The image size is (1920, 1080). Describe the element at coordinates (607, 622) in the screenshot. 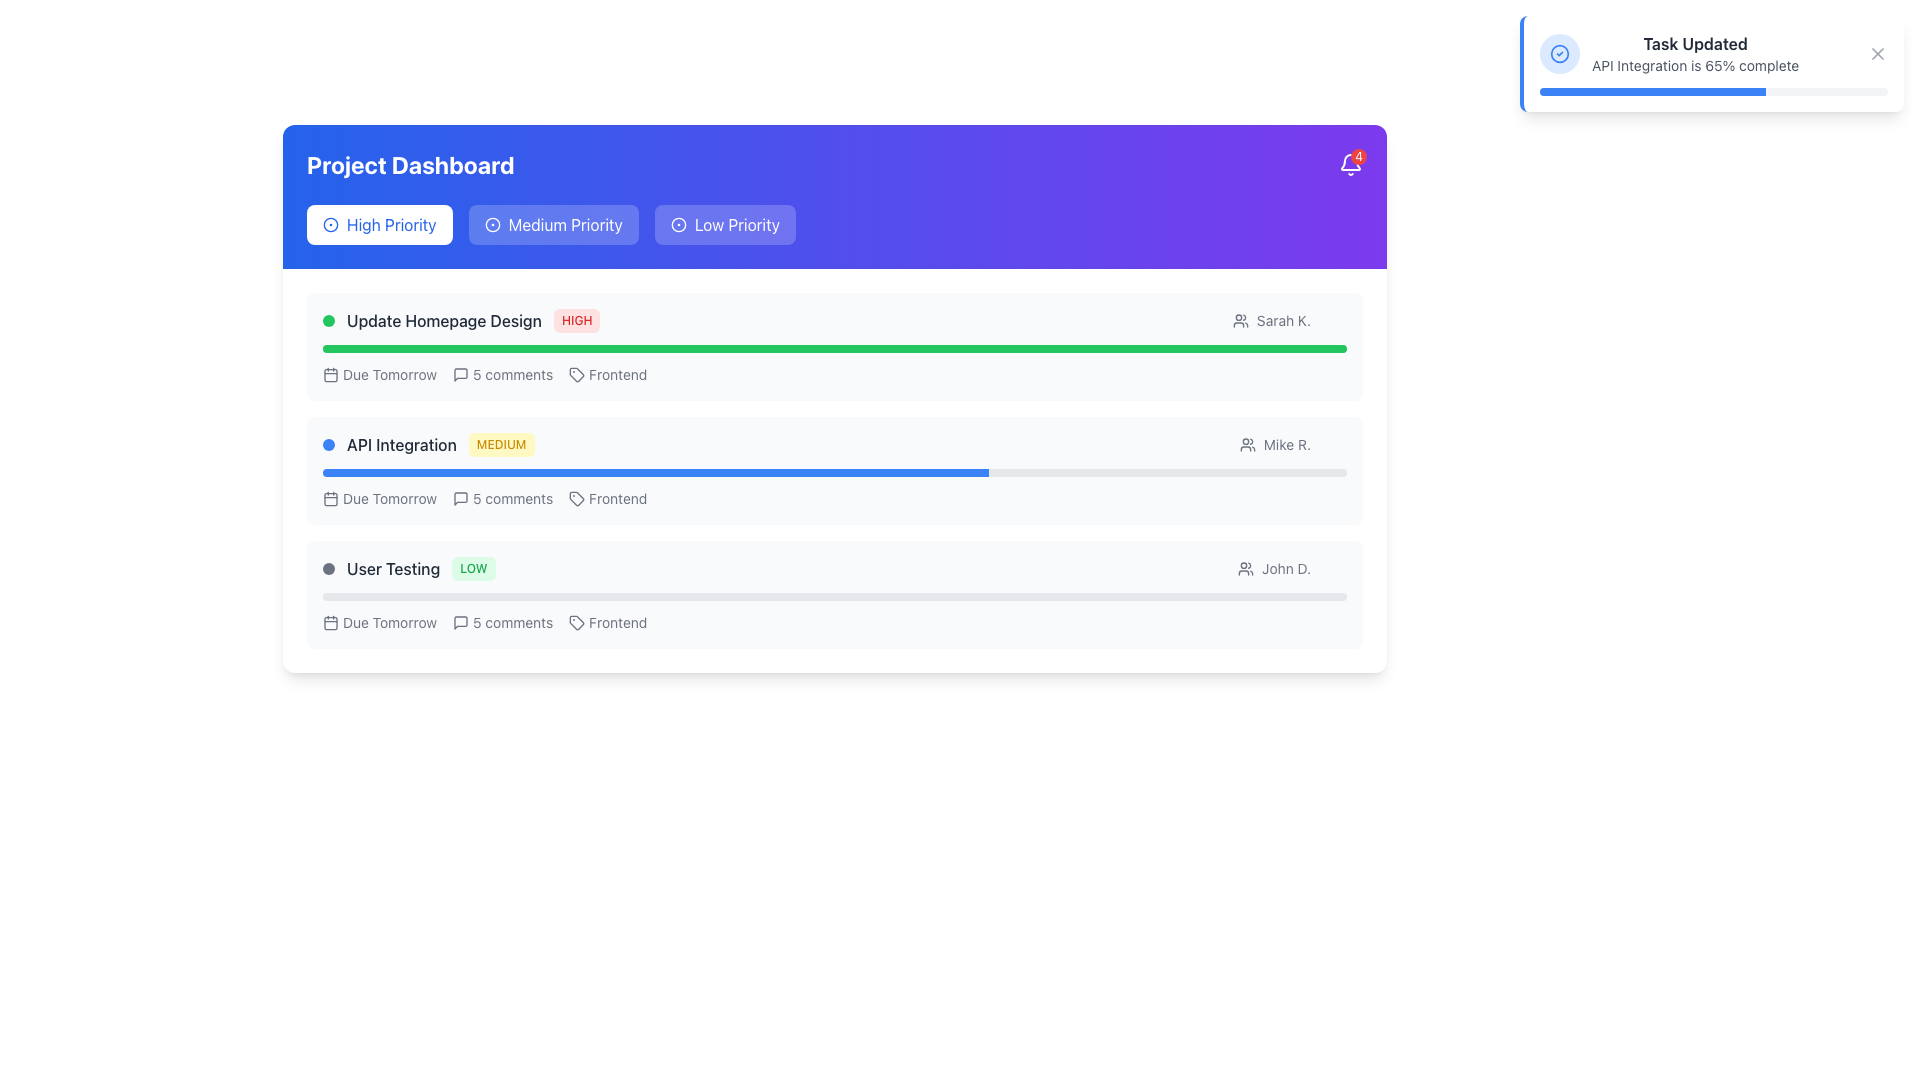

I see `the 'Frontend' label with the tag icon as a category indicator` at that location.